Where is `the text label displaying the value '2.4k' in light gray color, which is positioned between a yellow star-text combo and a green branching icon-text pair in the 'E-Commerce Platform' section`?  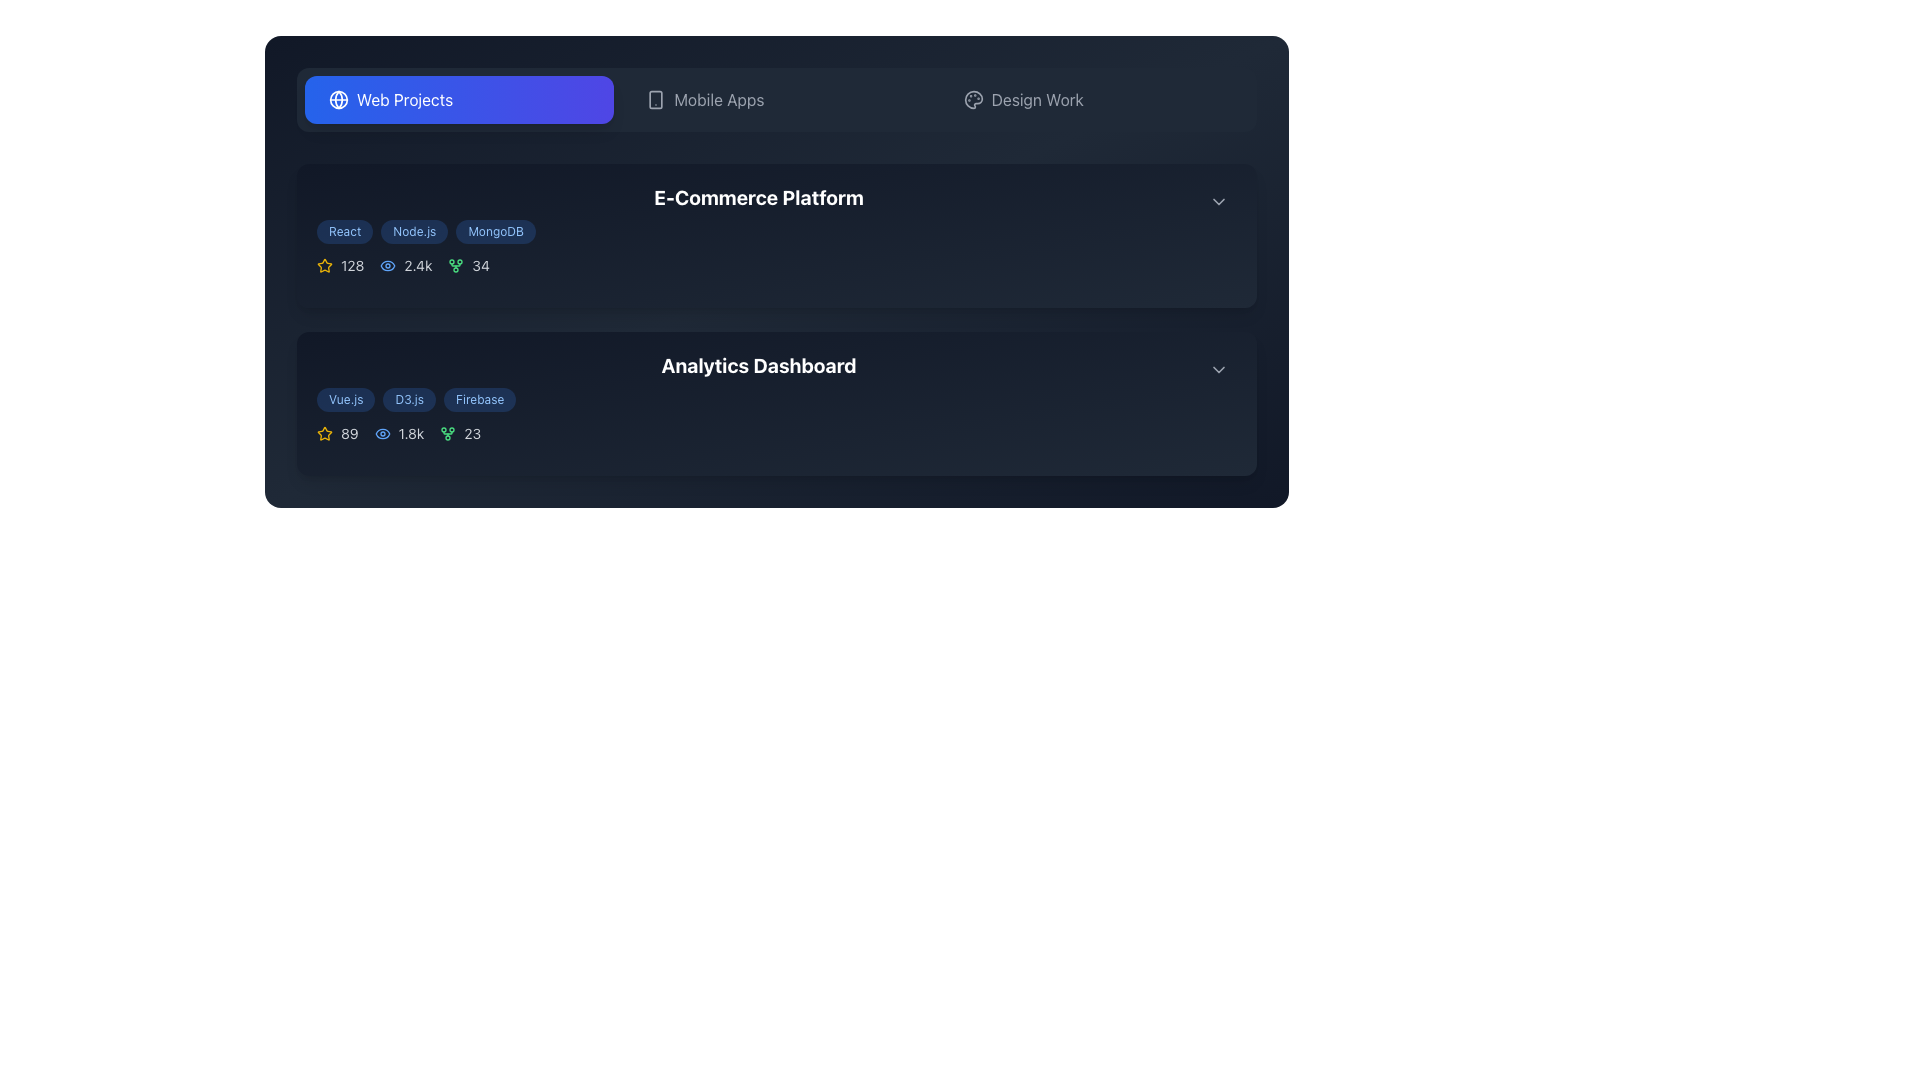
the text label displaying the value '2.4k' in light gray color, which is positioned between a yellow star-text combo and a green branching icon-text pair in the 'E-Commerce Platform' section is located at coordinates (405, 265).